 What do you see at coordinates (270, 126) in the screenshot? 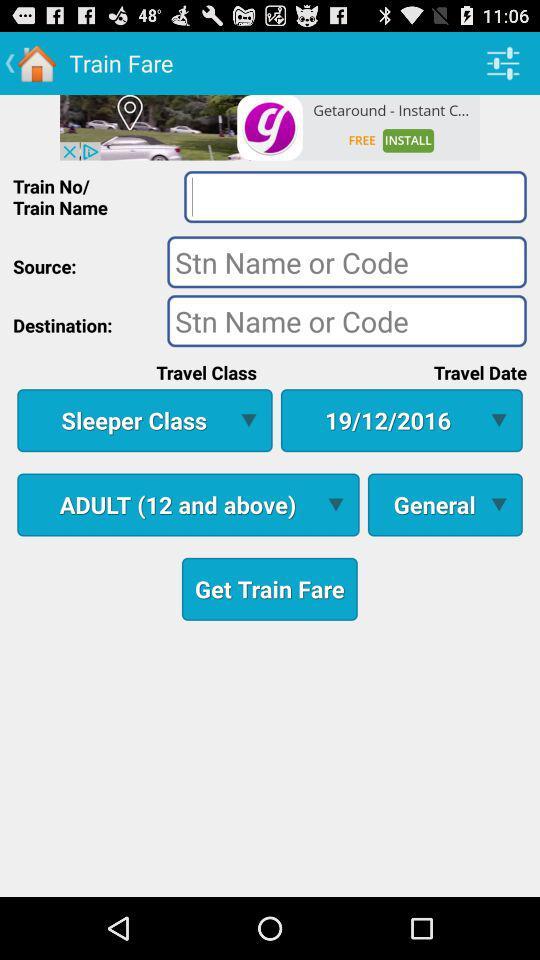
I see `free add from gateround` at bounding box center [270, 126].